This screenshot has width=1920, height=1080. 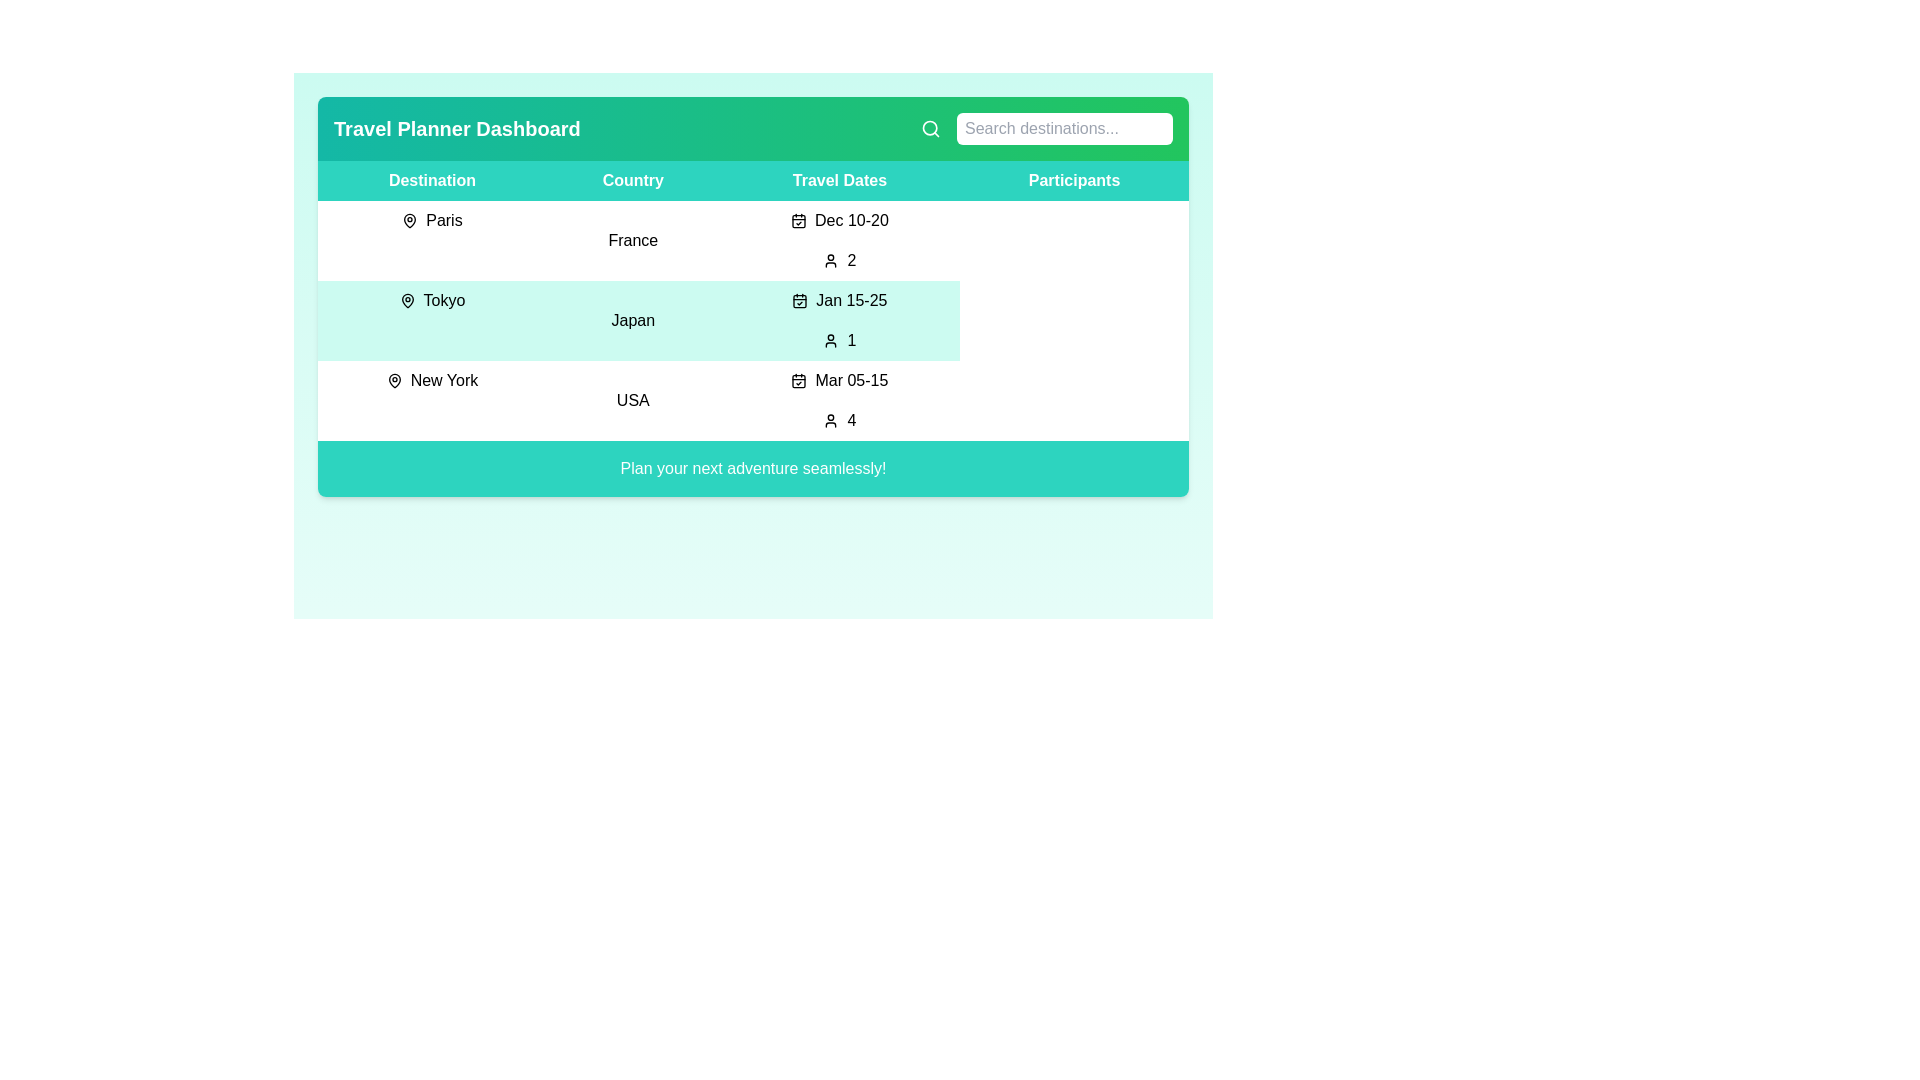 I want to click on the Text Display with Icon showing travel dates 'Jan 15-25' next to the calendar icon in the 'Travel Dates' column for 'Tokyo, Japan', so click(x=840, y=300).